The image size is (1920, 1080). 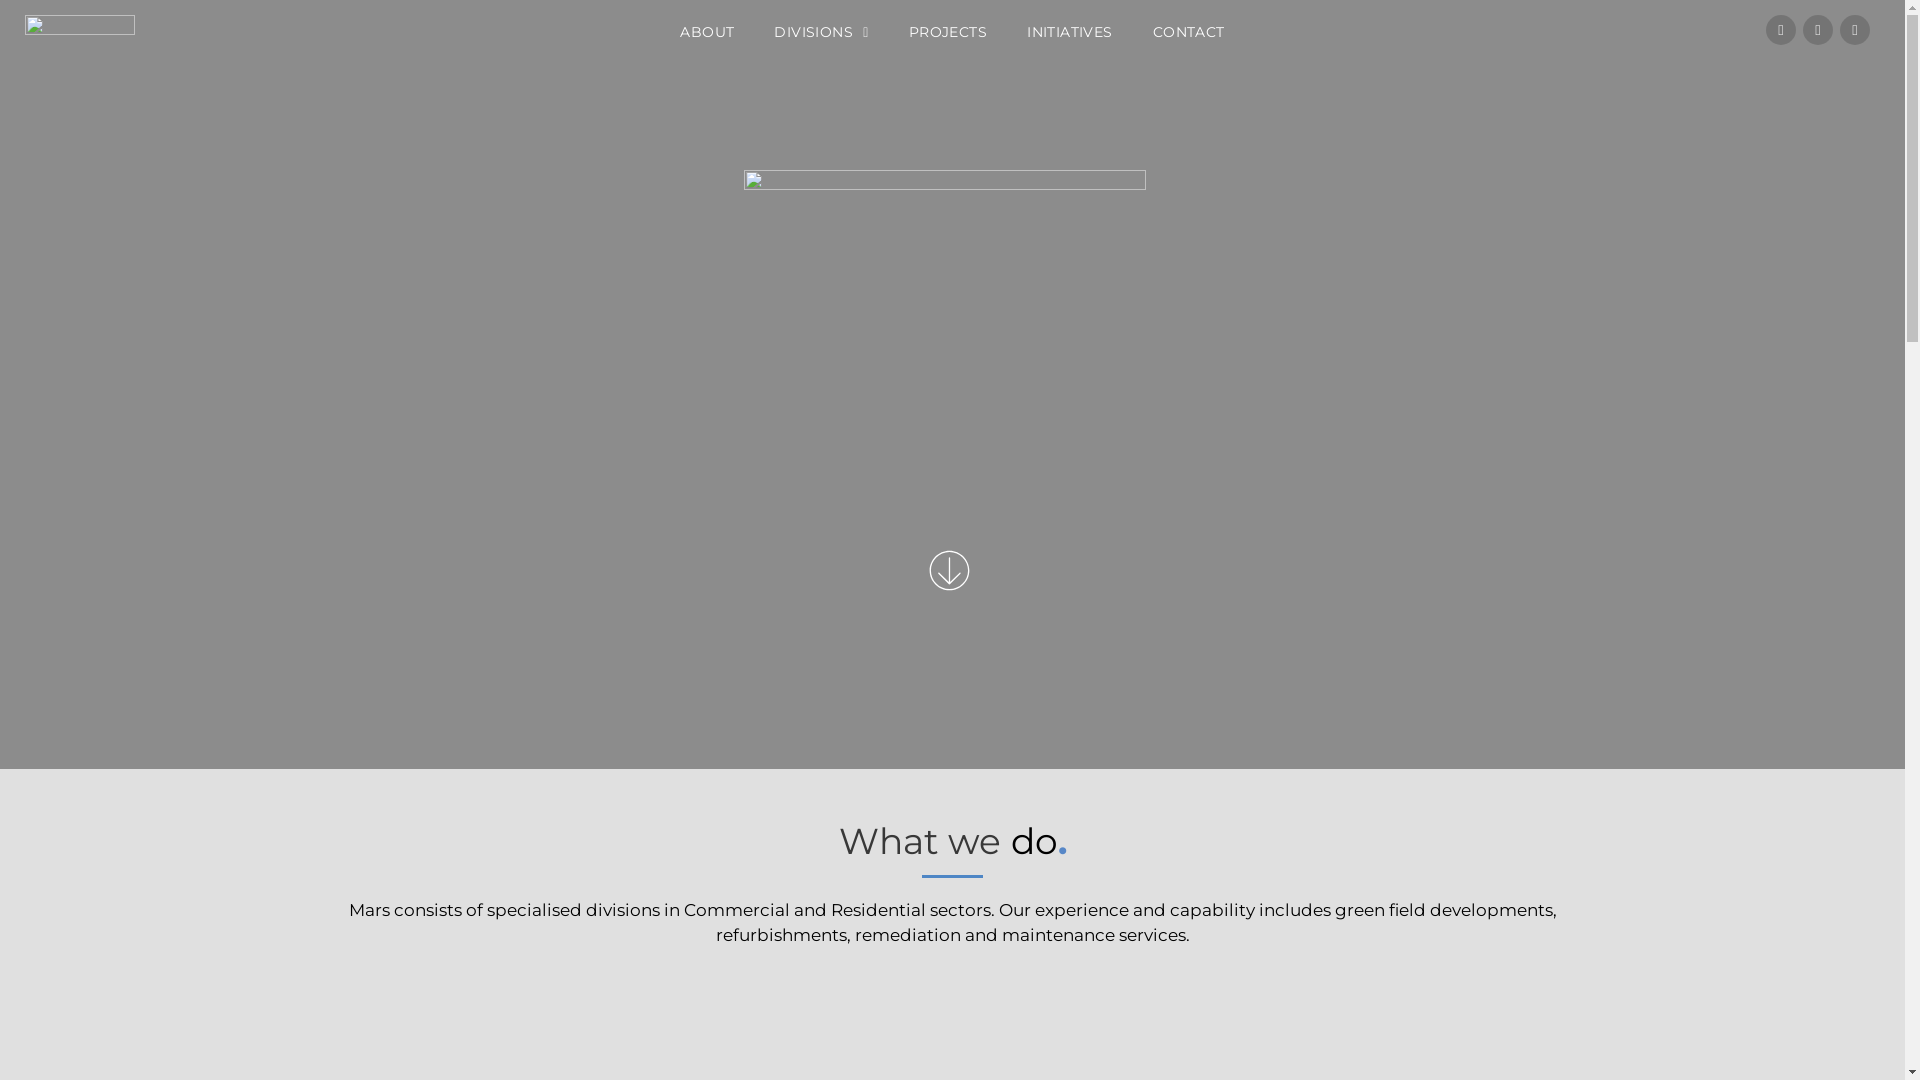 What do you see at coordinates (947, 32) in the screenshot?
I see `'PROJECTS'` at bounding box center [947, 32].